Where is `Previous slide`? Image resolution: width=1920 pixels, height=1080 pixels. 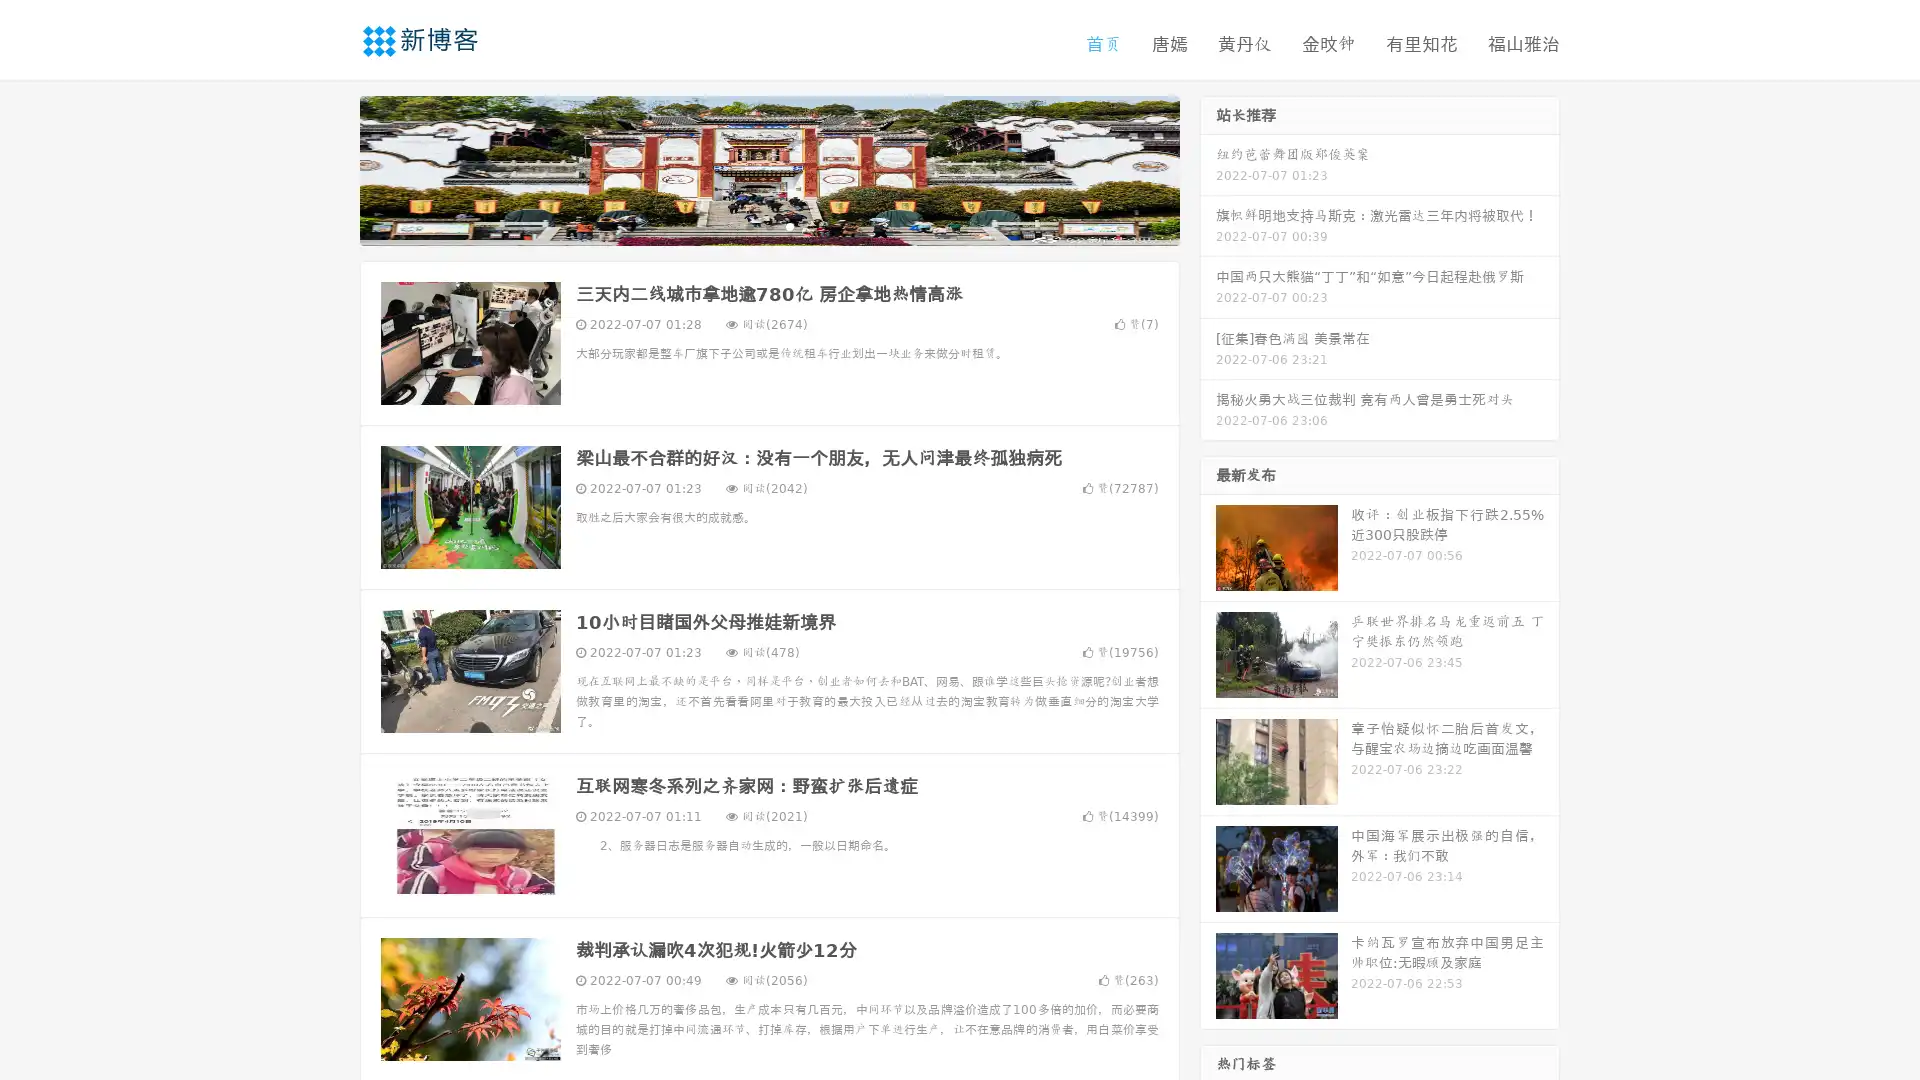
Previous slide is located at coordinates (330, 168).